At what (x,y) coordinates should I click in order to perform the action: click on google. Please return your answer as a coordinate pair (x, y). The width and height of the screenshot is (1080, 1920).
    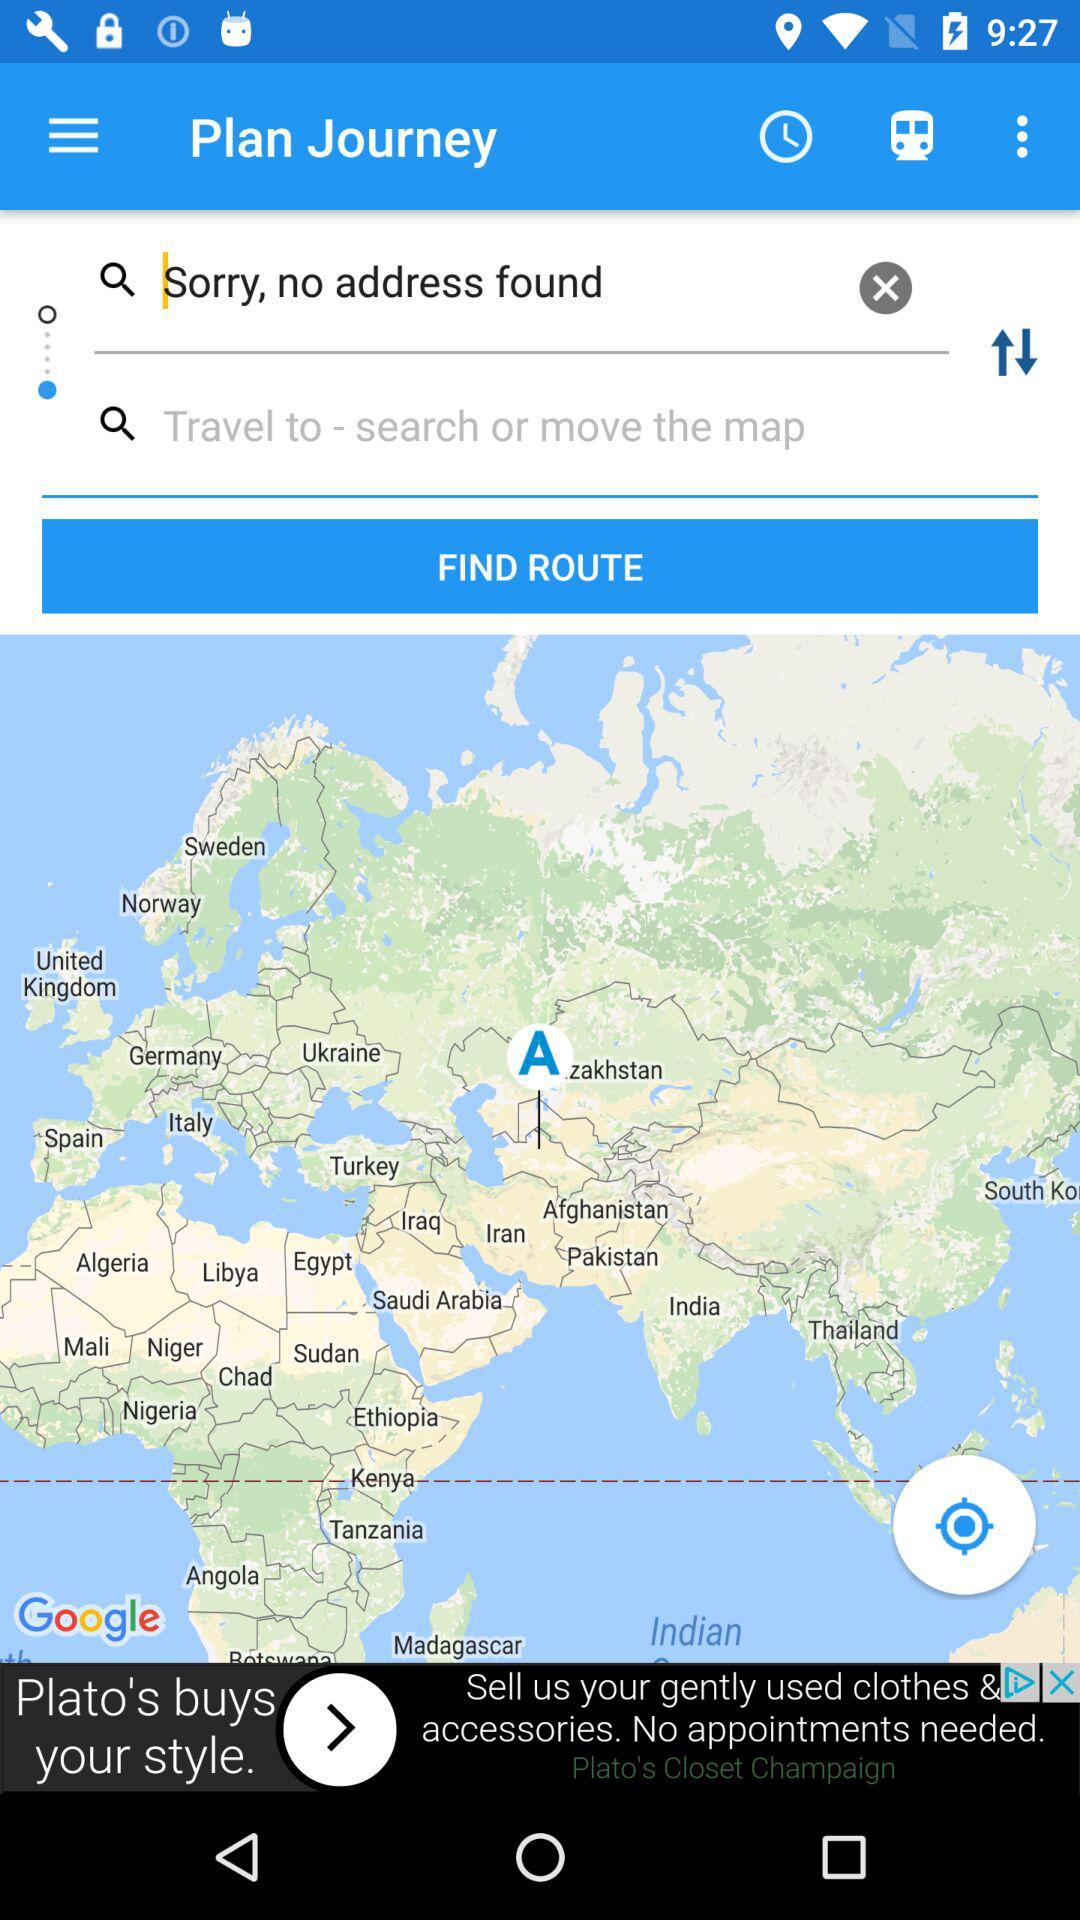
    Looking at the image, I should click on (92, 1620).